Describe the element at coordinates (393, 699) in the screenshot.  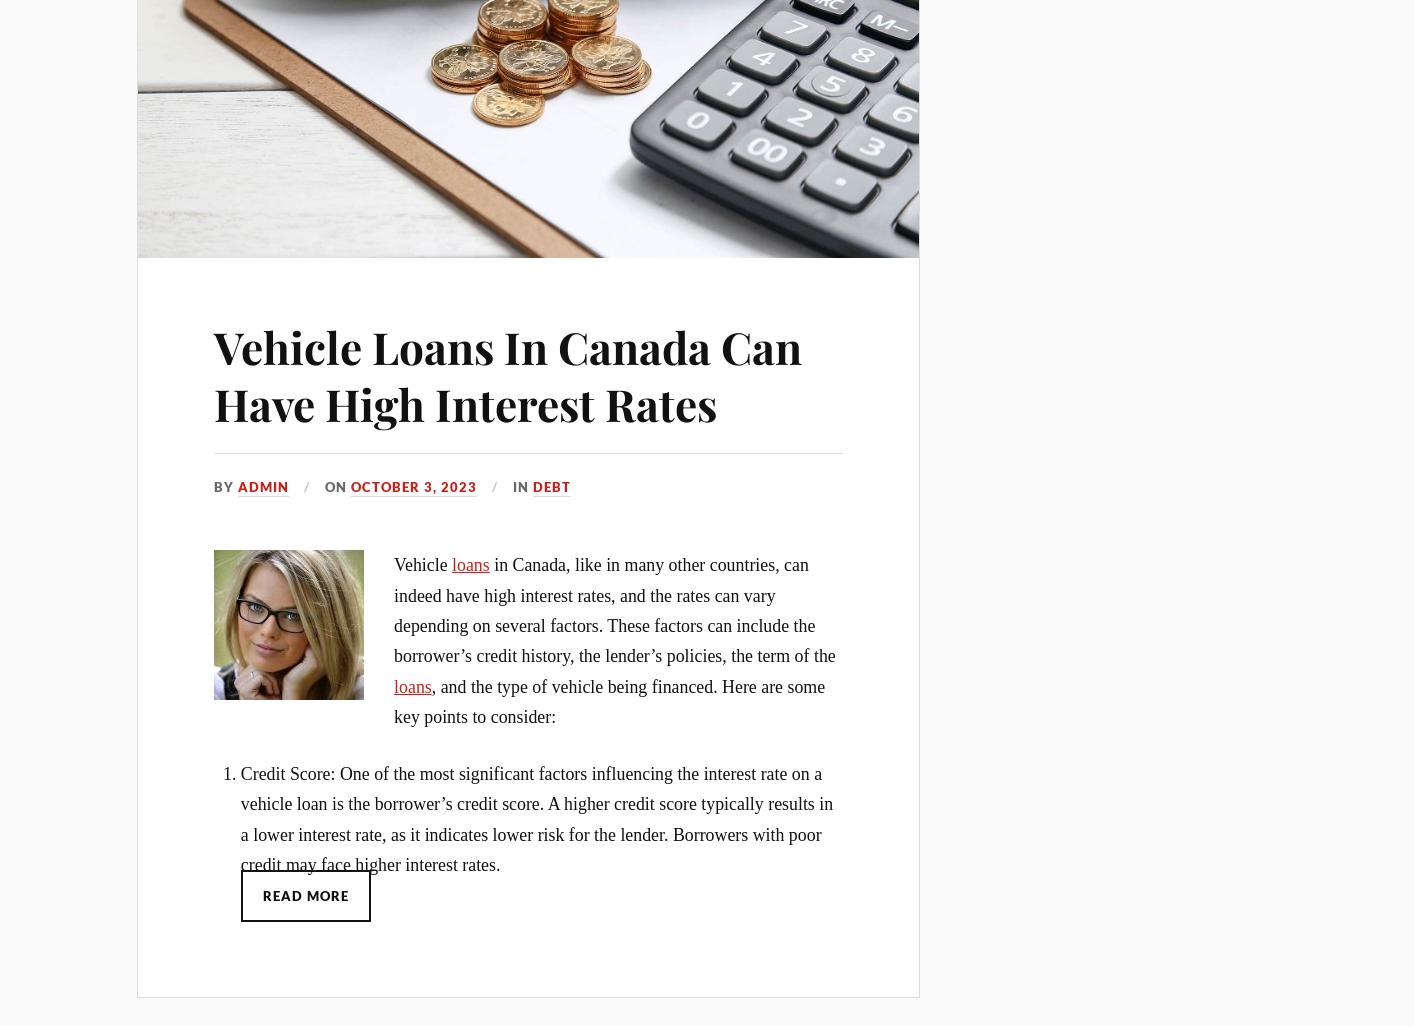
I see `', and the type of vehicle being financed. Here are some key points to consider:'` at that location.